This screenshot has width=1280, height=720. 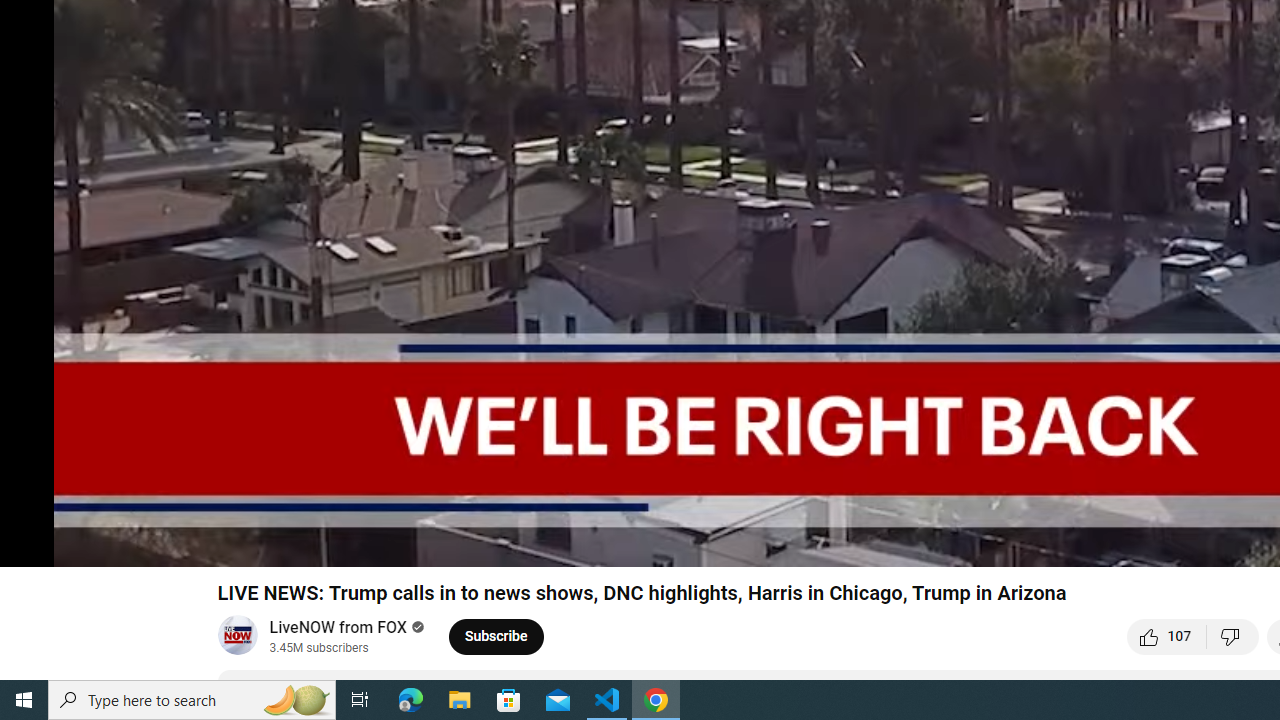 I want to click on 'LiveNOW from FOX', so click(x=339, y=626).